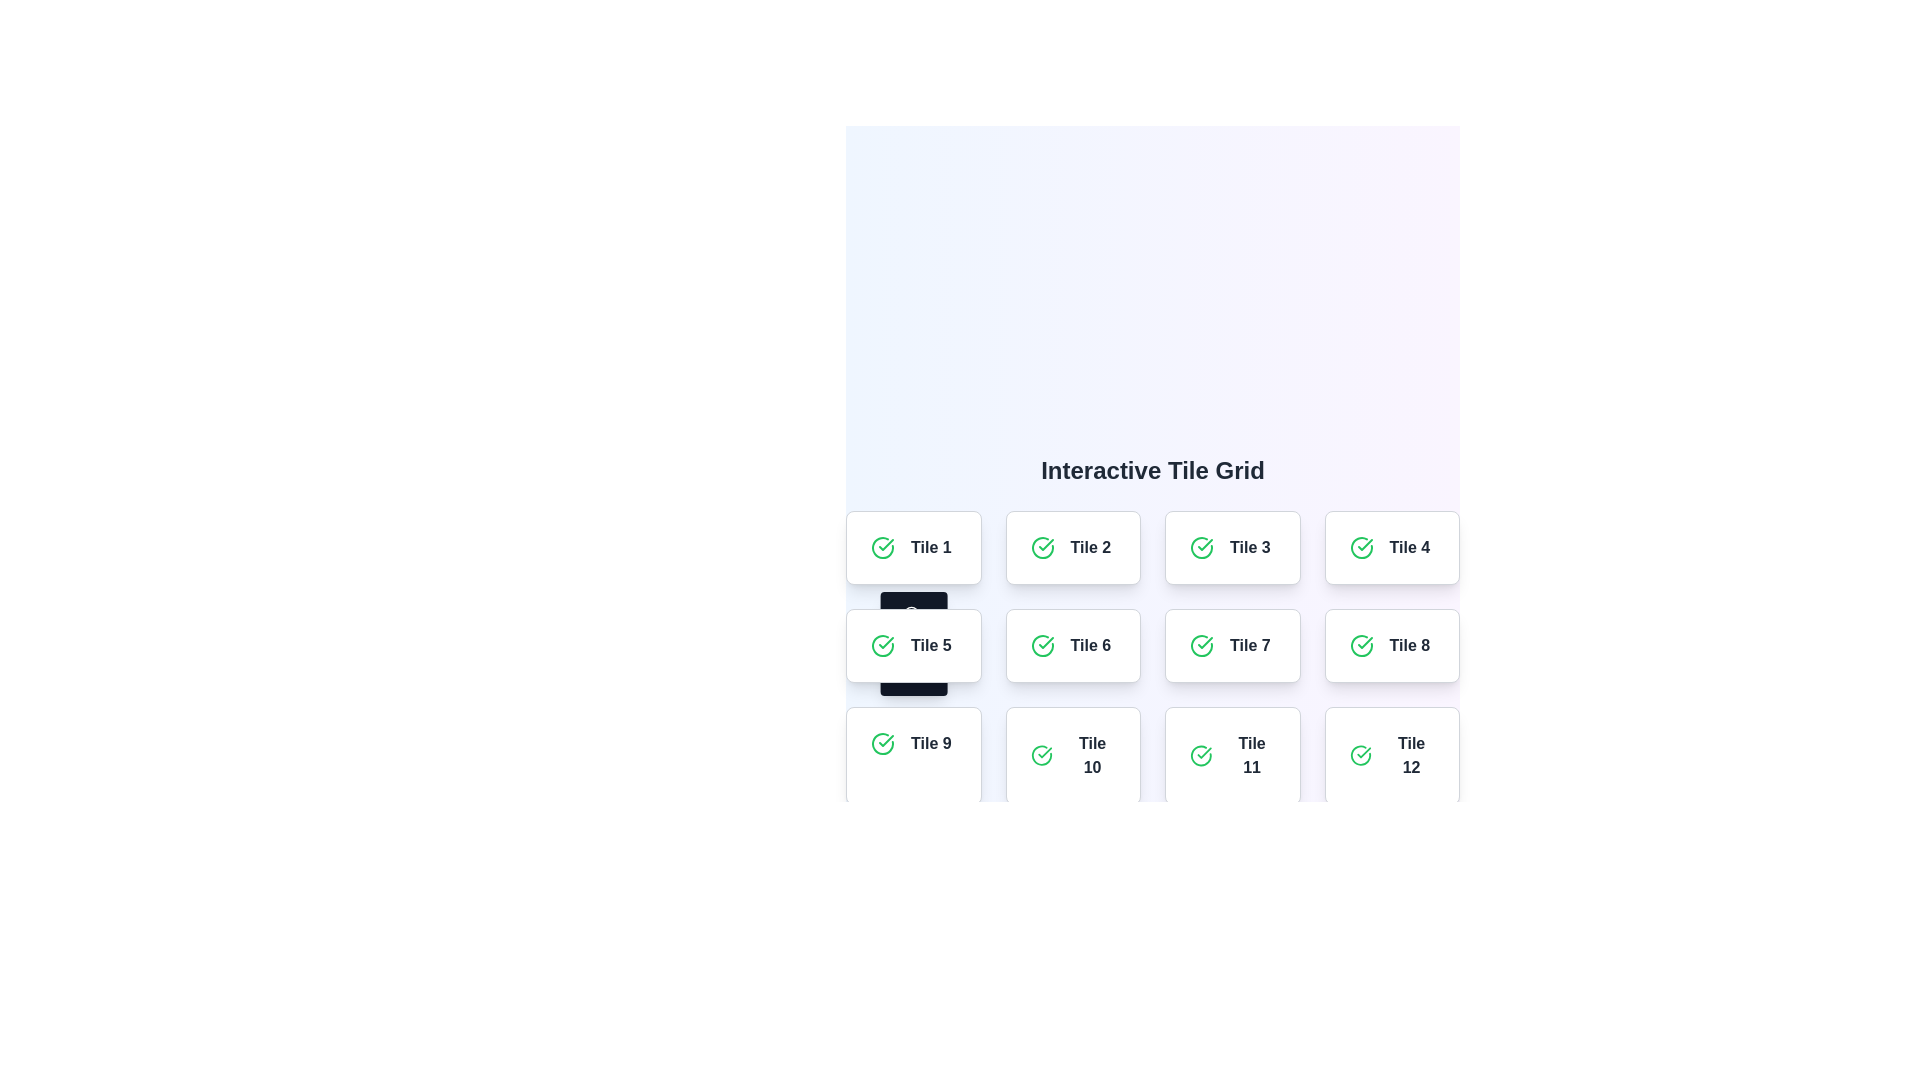 The image size is (1920, 1080). Describe the element at coordinates (930, 744) in the screenshot. I see `the text label displaying 'Tile 9', which is styled in bold gray font and located in the bottom-left section of the ninth tile in the grid layout` at that location.